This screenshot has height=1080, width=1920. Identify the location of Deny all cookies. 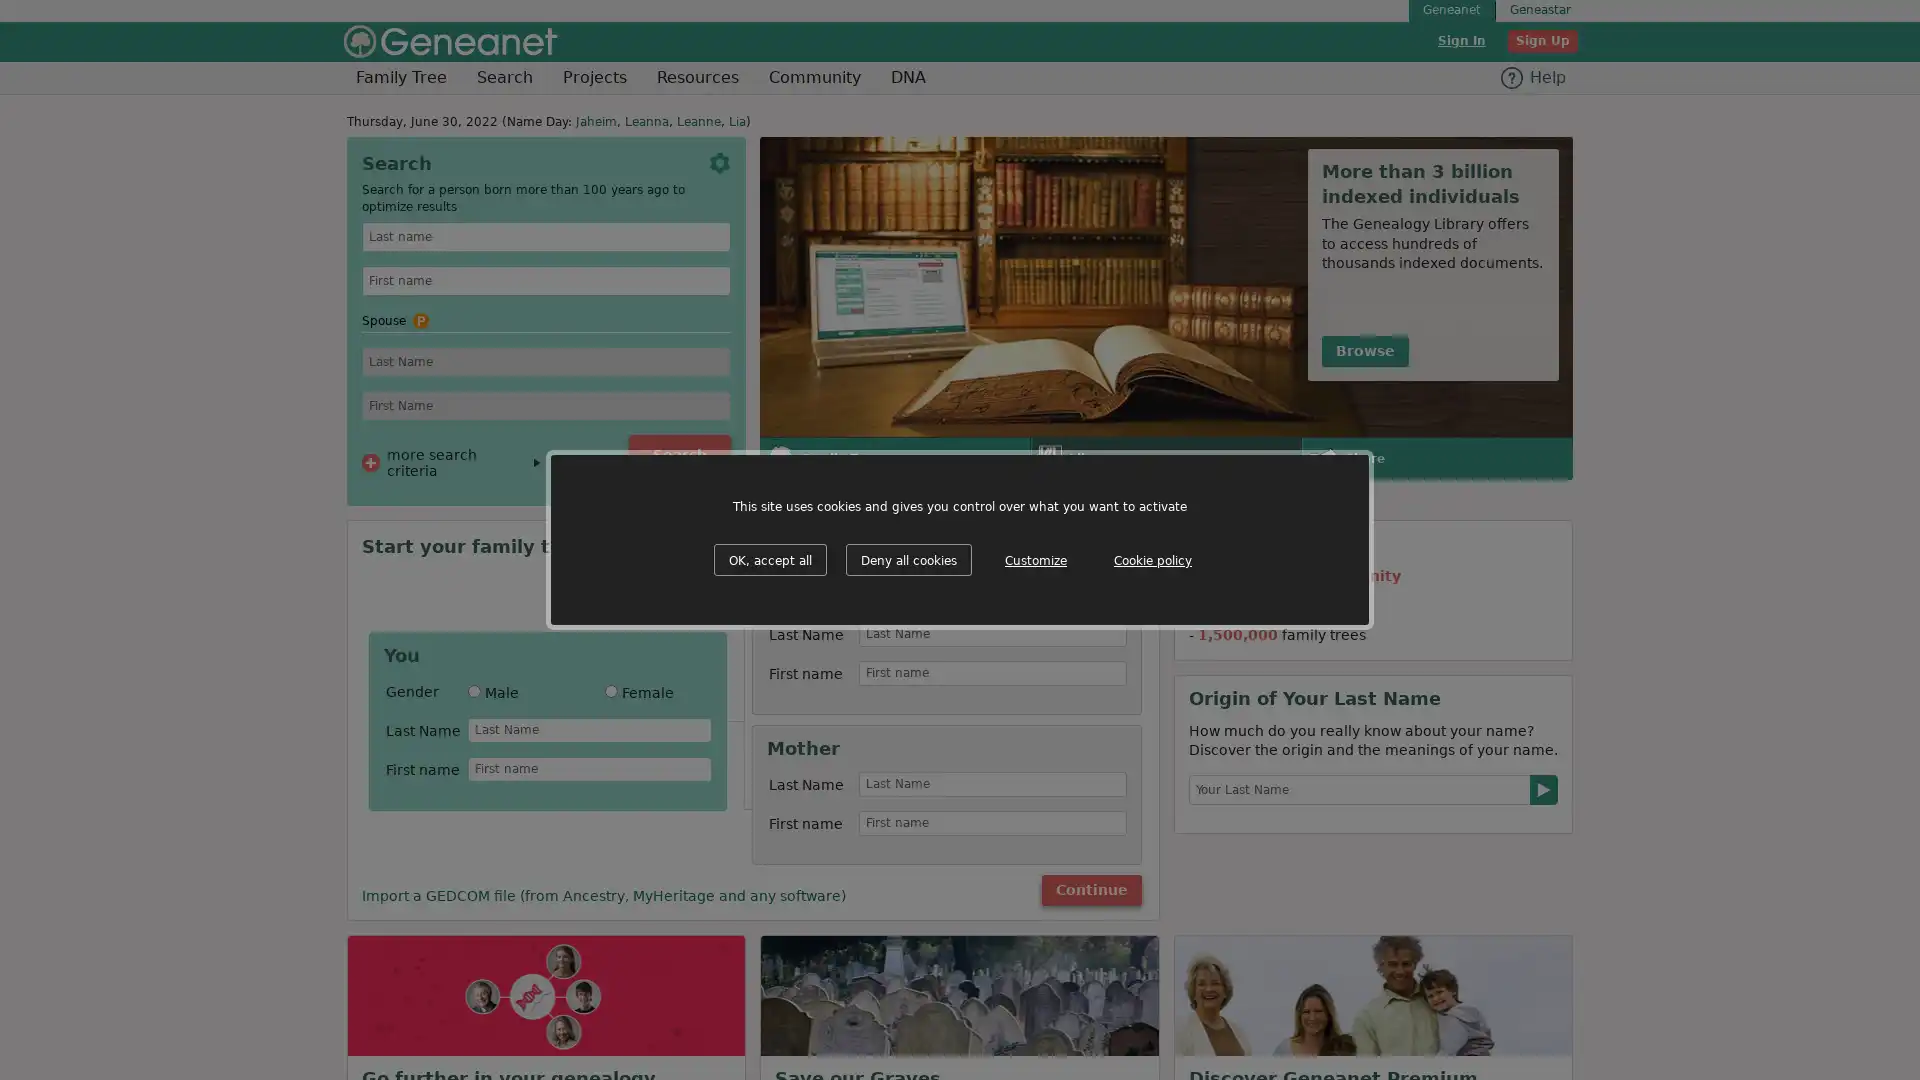
(907, 559).